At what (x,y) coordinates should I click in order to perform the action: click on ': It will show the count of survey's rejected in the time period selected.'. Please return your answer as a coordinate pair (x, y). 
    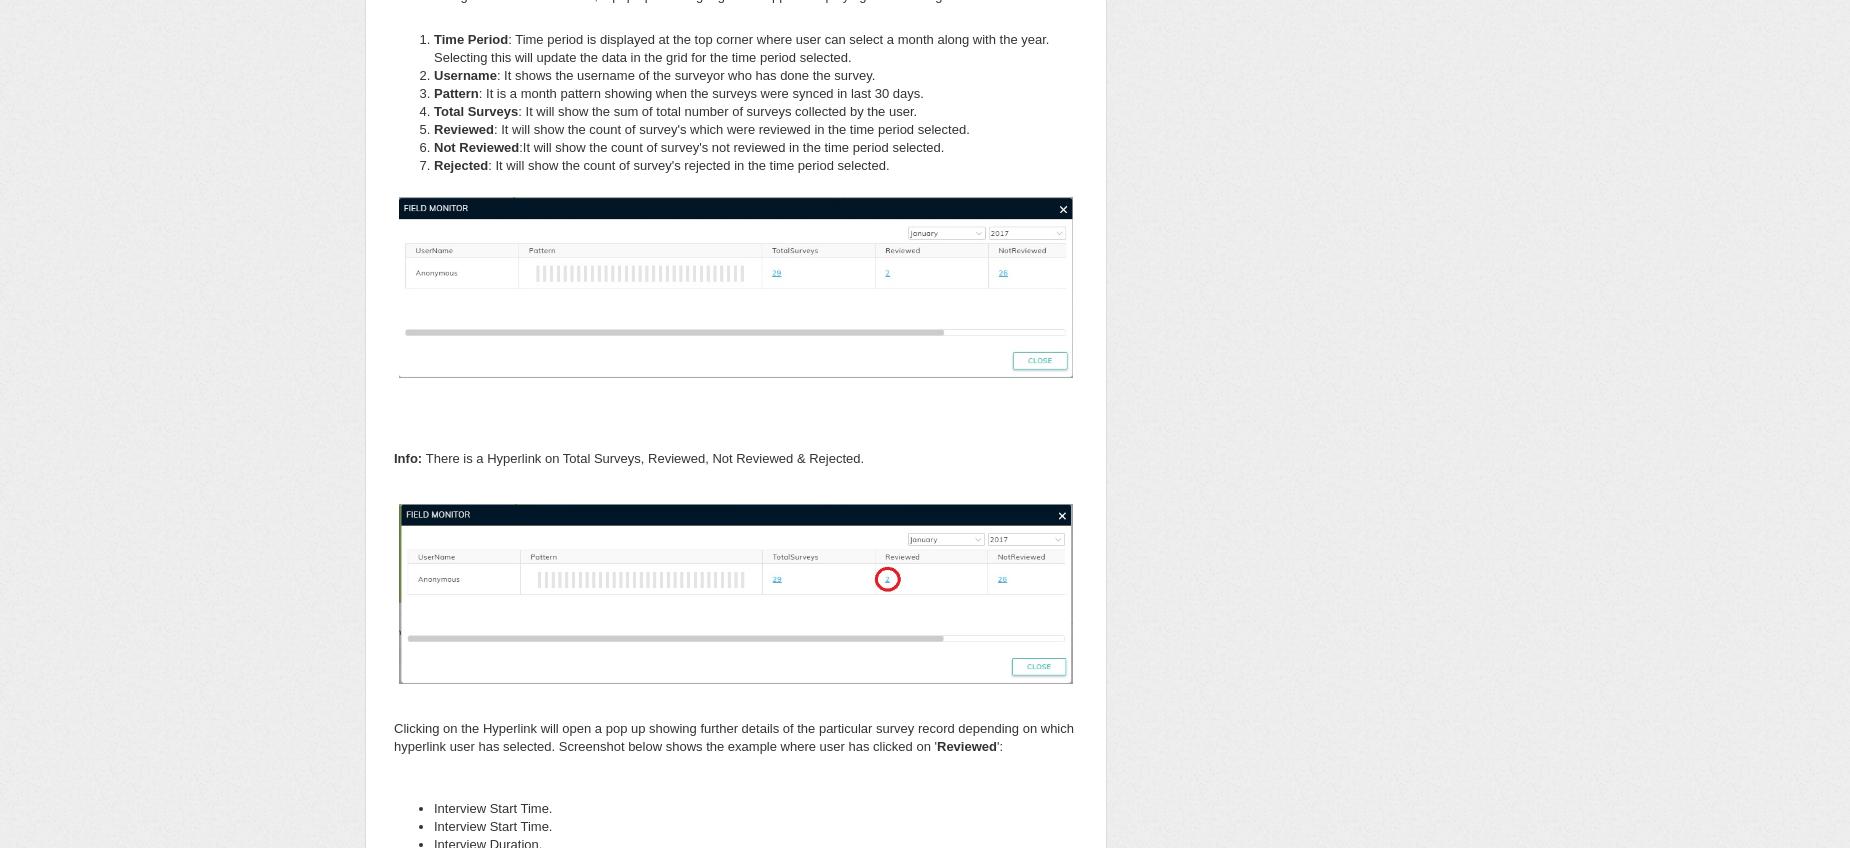
    Looking at the image, I should click on (688, 164).